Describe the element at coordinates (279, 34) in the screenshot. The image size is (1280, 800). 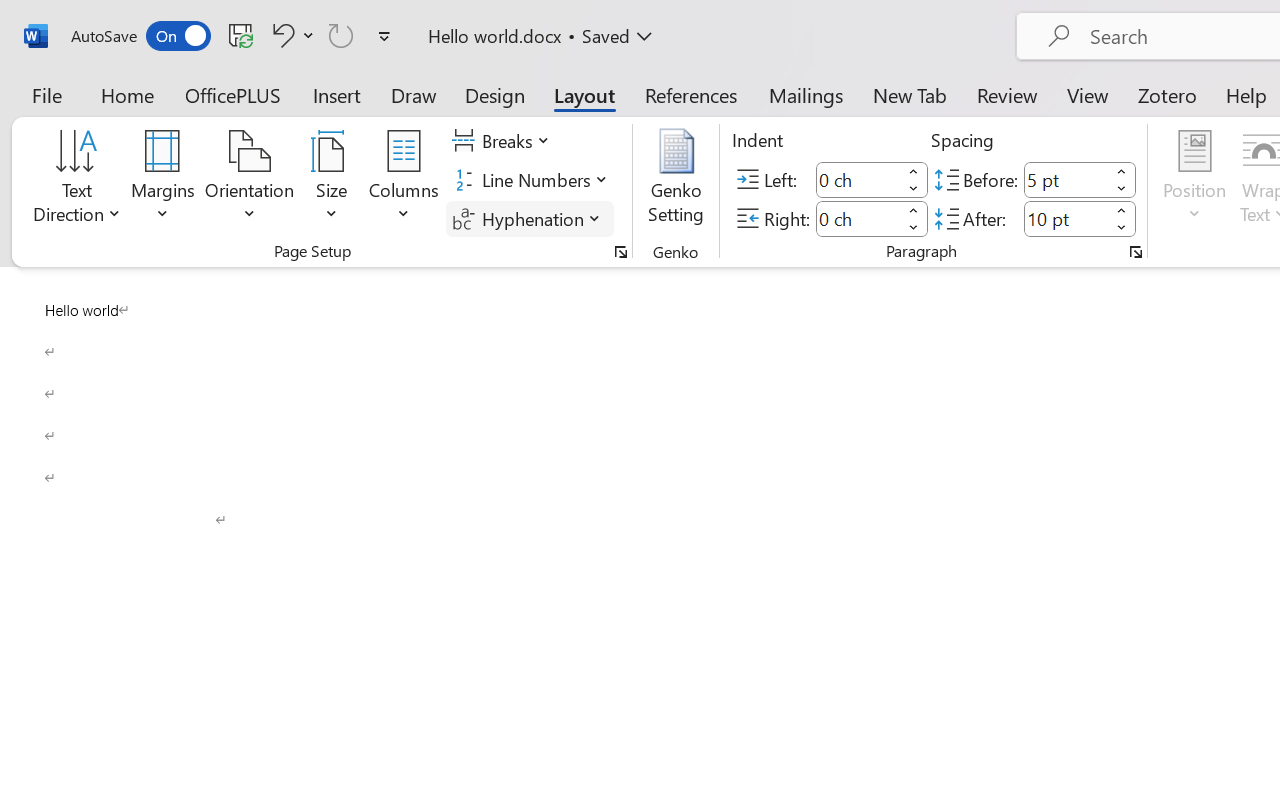
I see `'Undo Apply Quick Style Set'` at that location.